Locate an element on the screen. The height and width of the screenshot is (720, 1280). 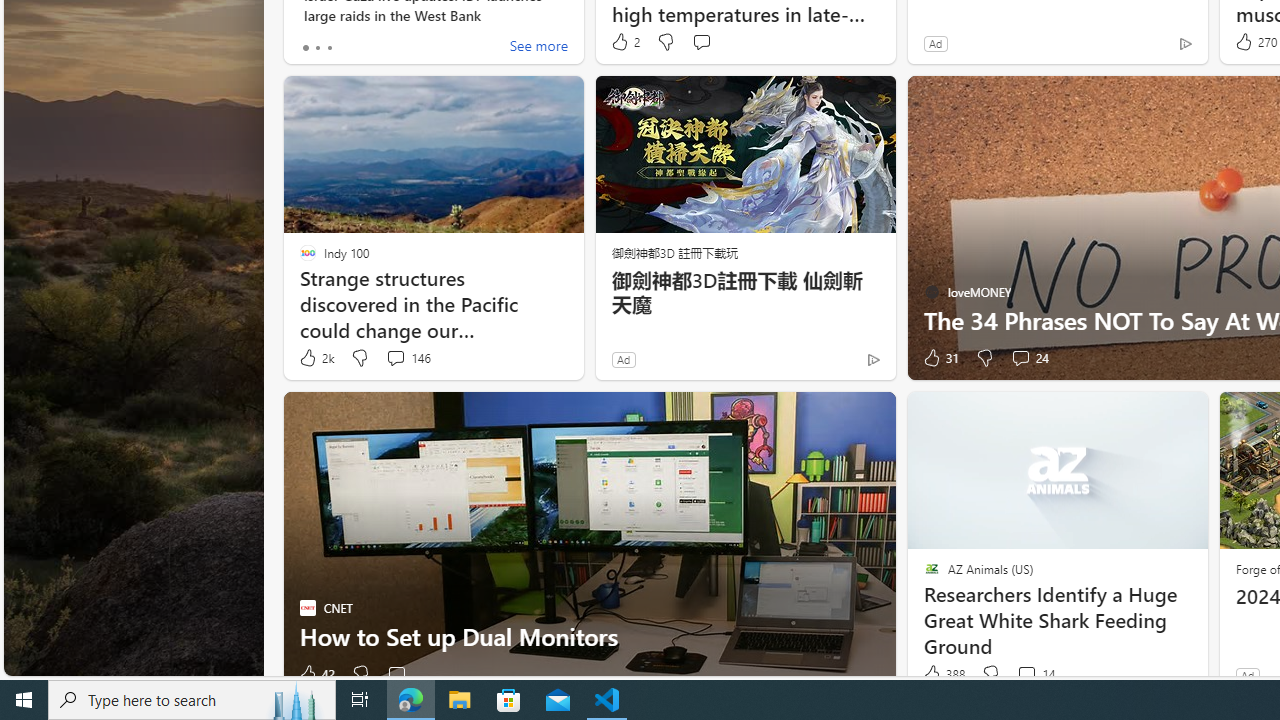
'tab-1' is located at coordinates (316, 46).